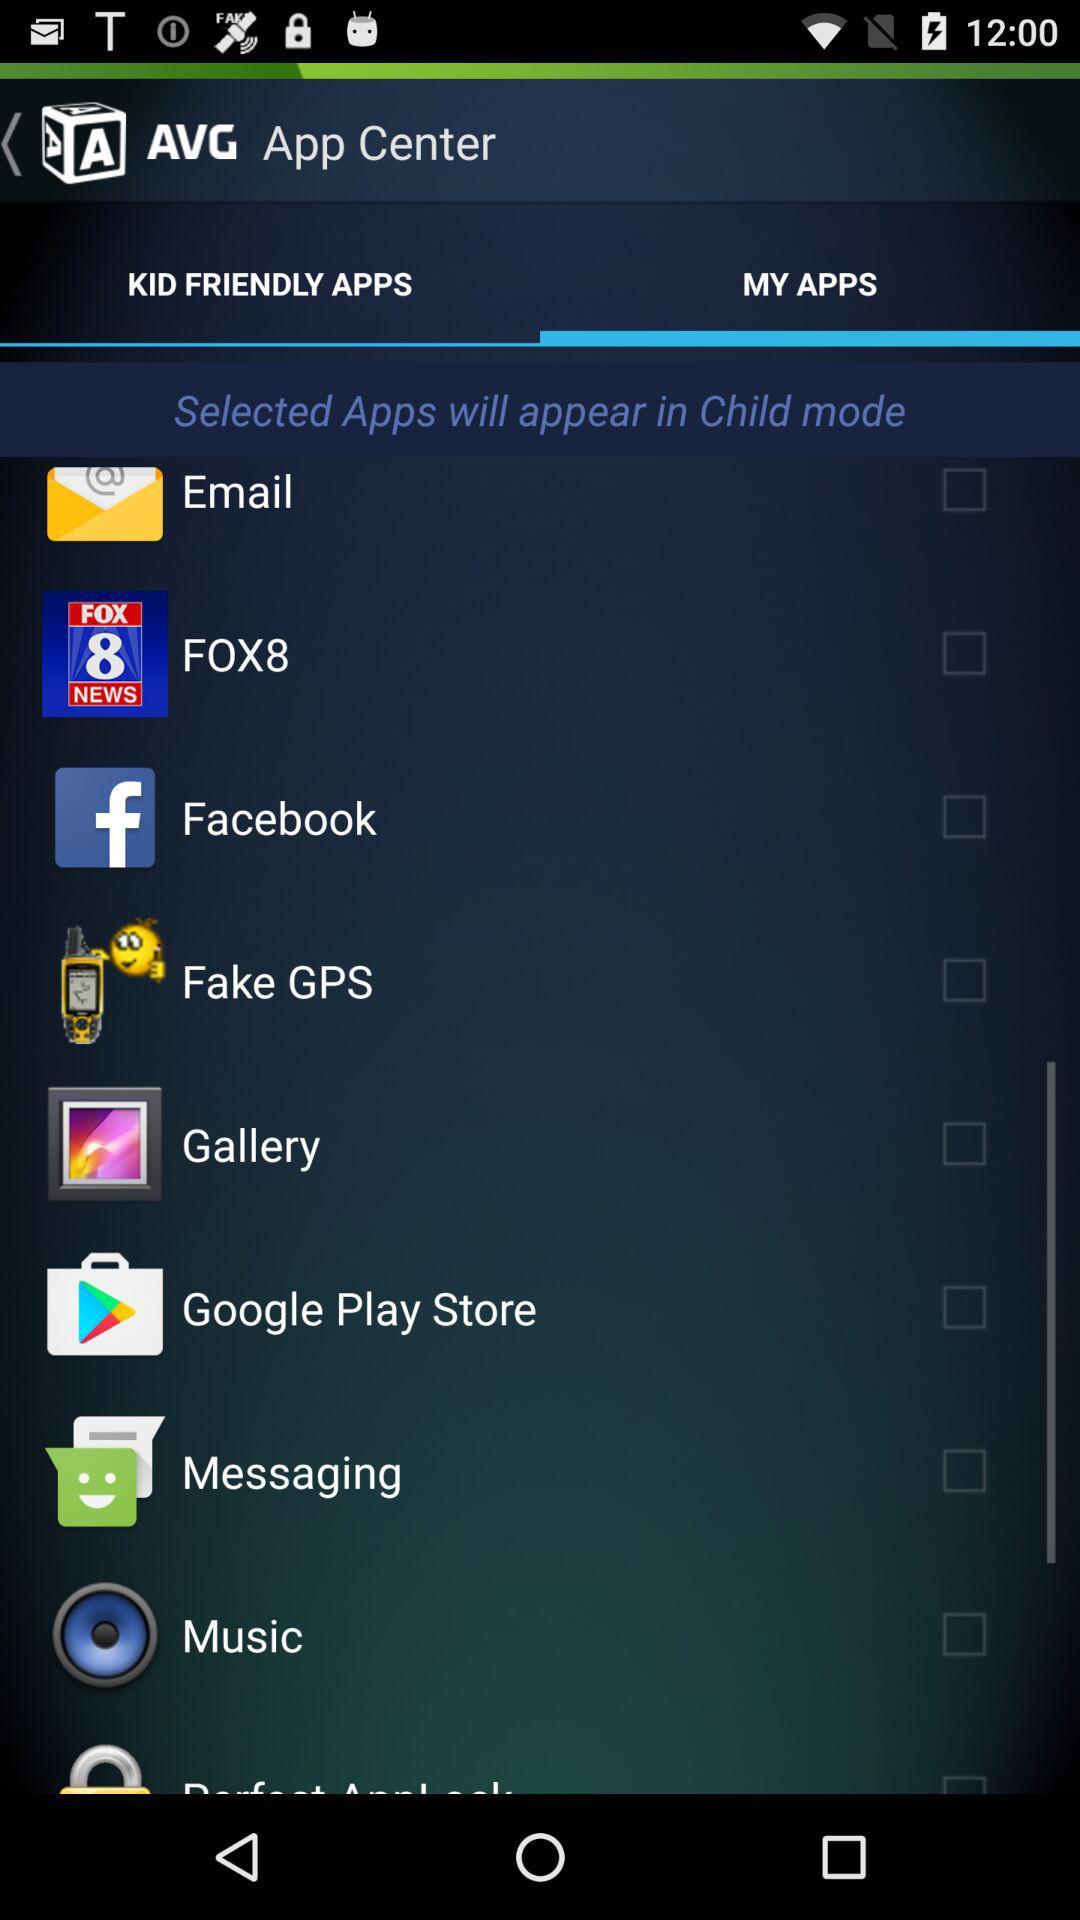 This screenshot has width=1080, height=1920. What do you see at coordinates (104, 653) in the screenshot?
I see `fox8` at bounding box center [104, 653].